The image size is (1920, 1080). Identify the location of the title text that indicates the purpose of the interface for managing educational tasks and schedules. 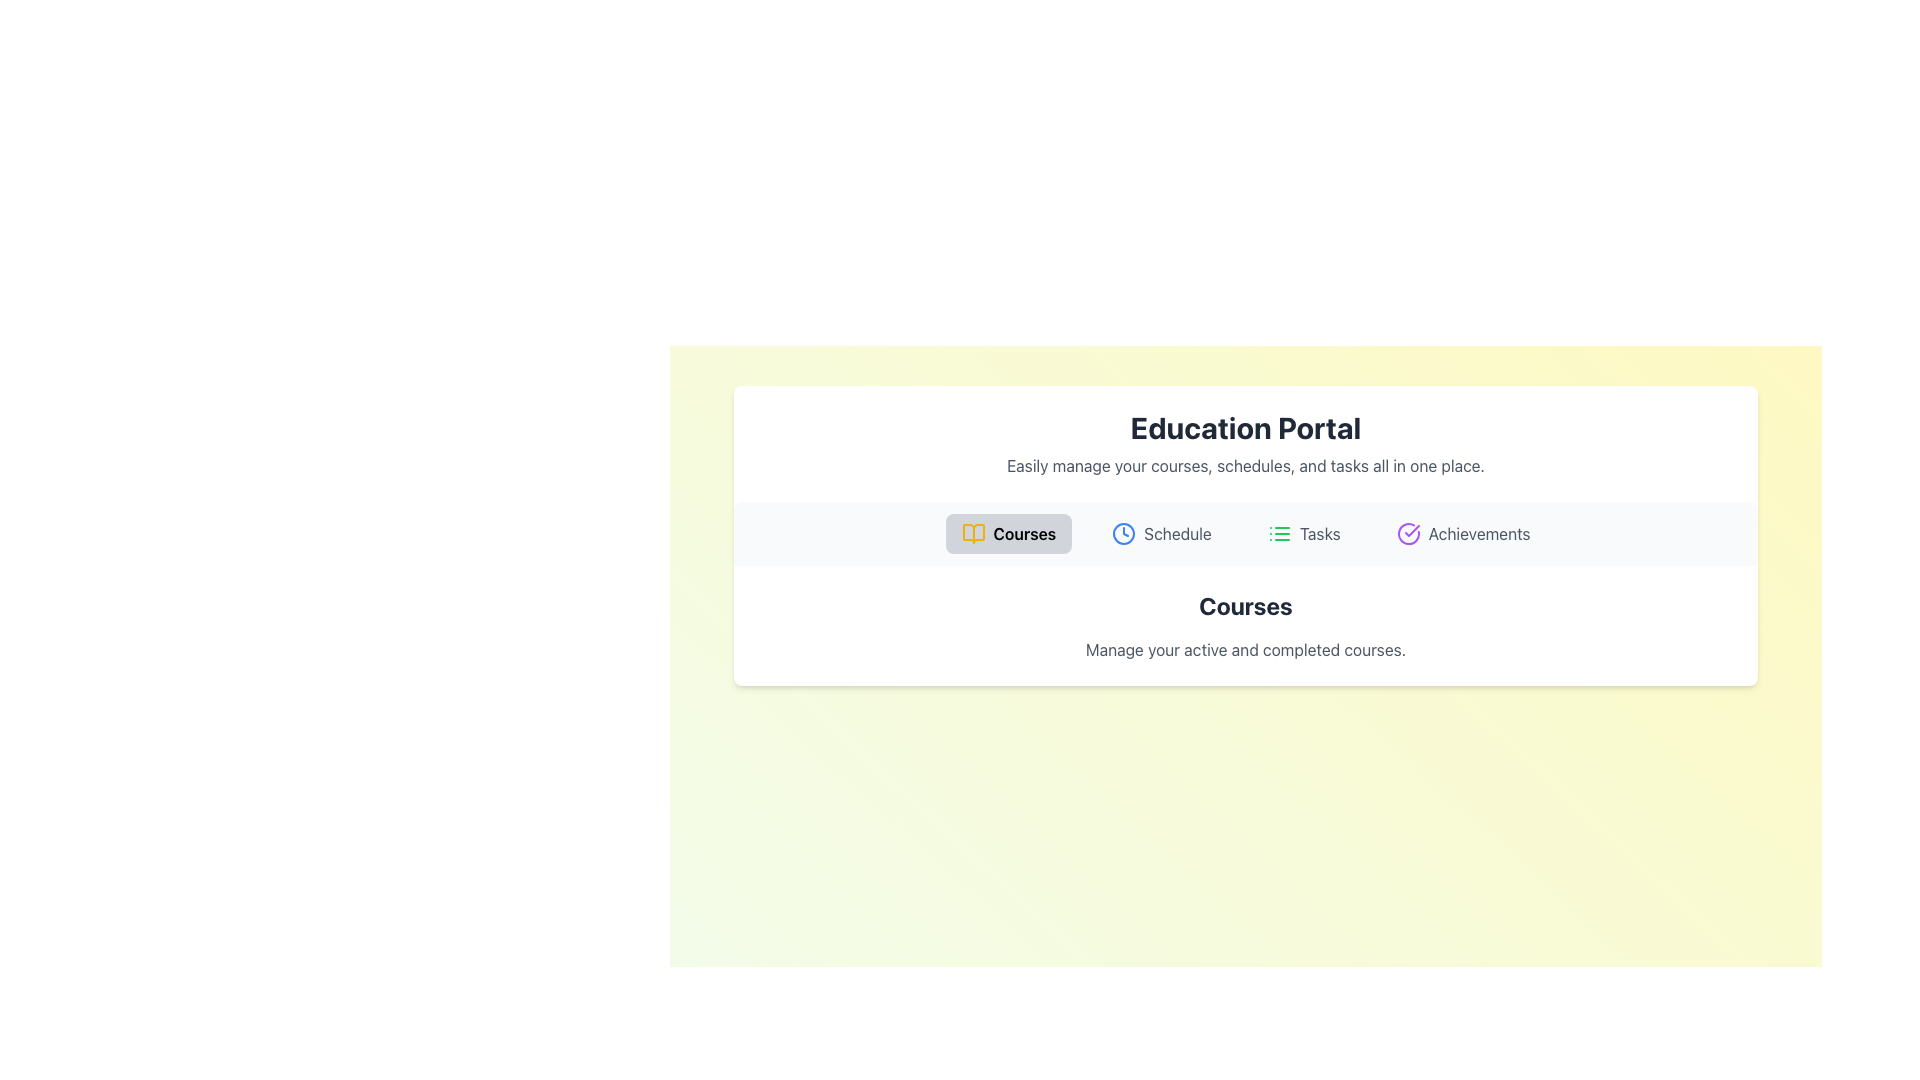
(1245, 427).